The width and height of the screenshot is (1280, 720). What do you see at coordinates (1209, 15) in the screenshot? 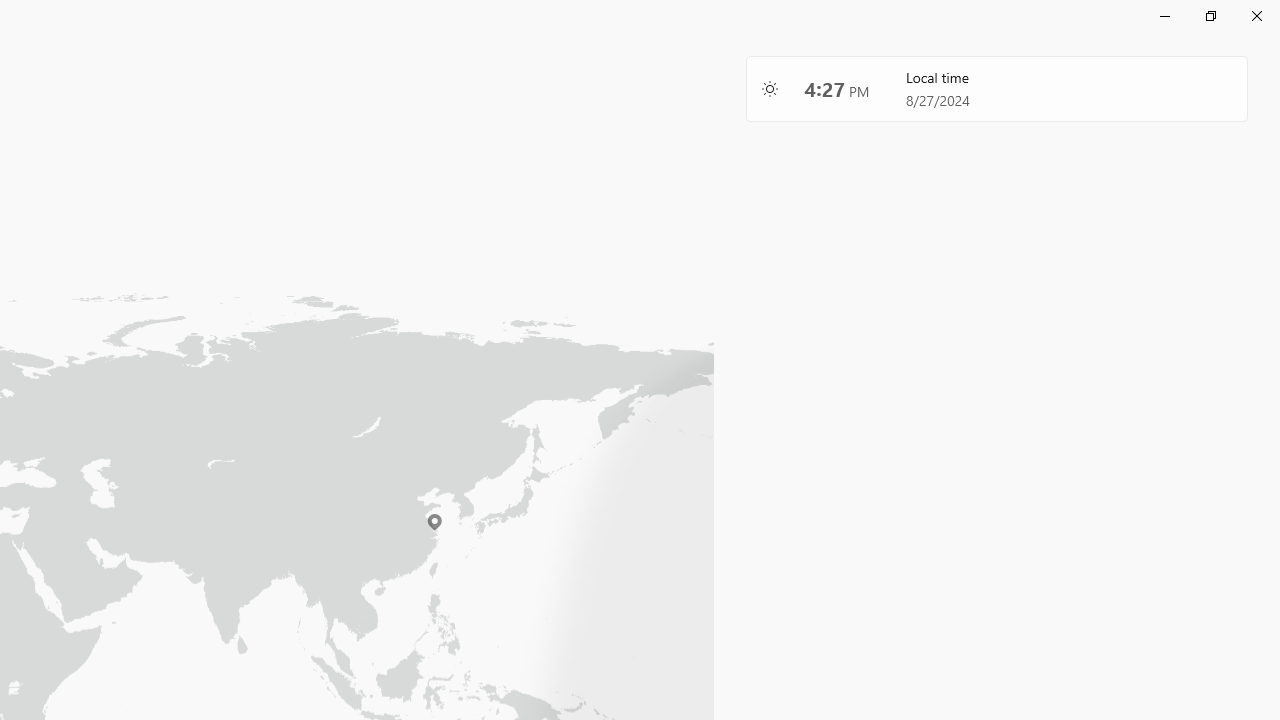
I see `'Restore Clock'` at bounding box center [1209, 15].